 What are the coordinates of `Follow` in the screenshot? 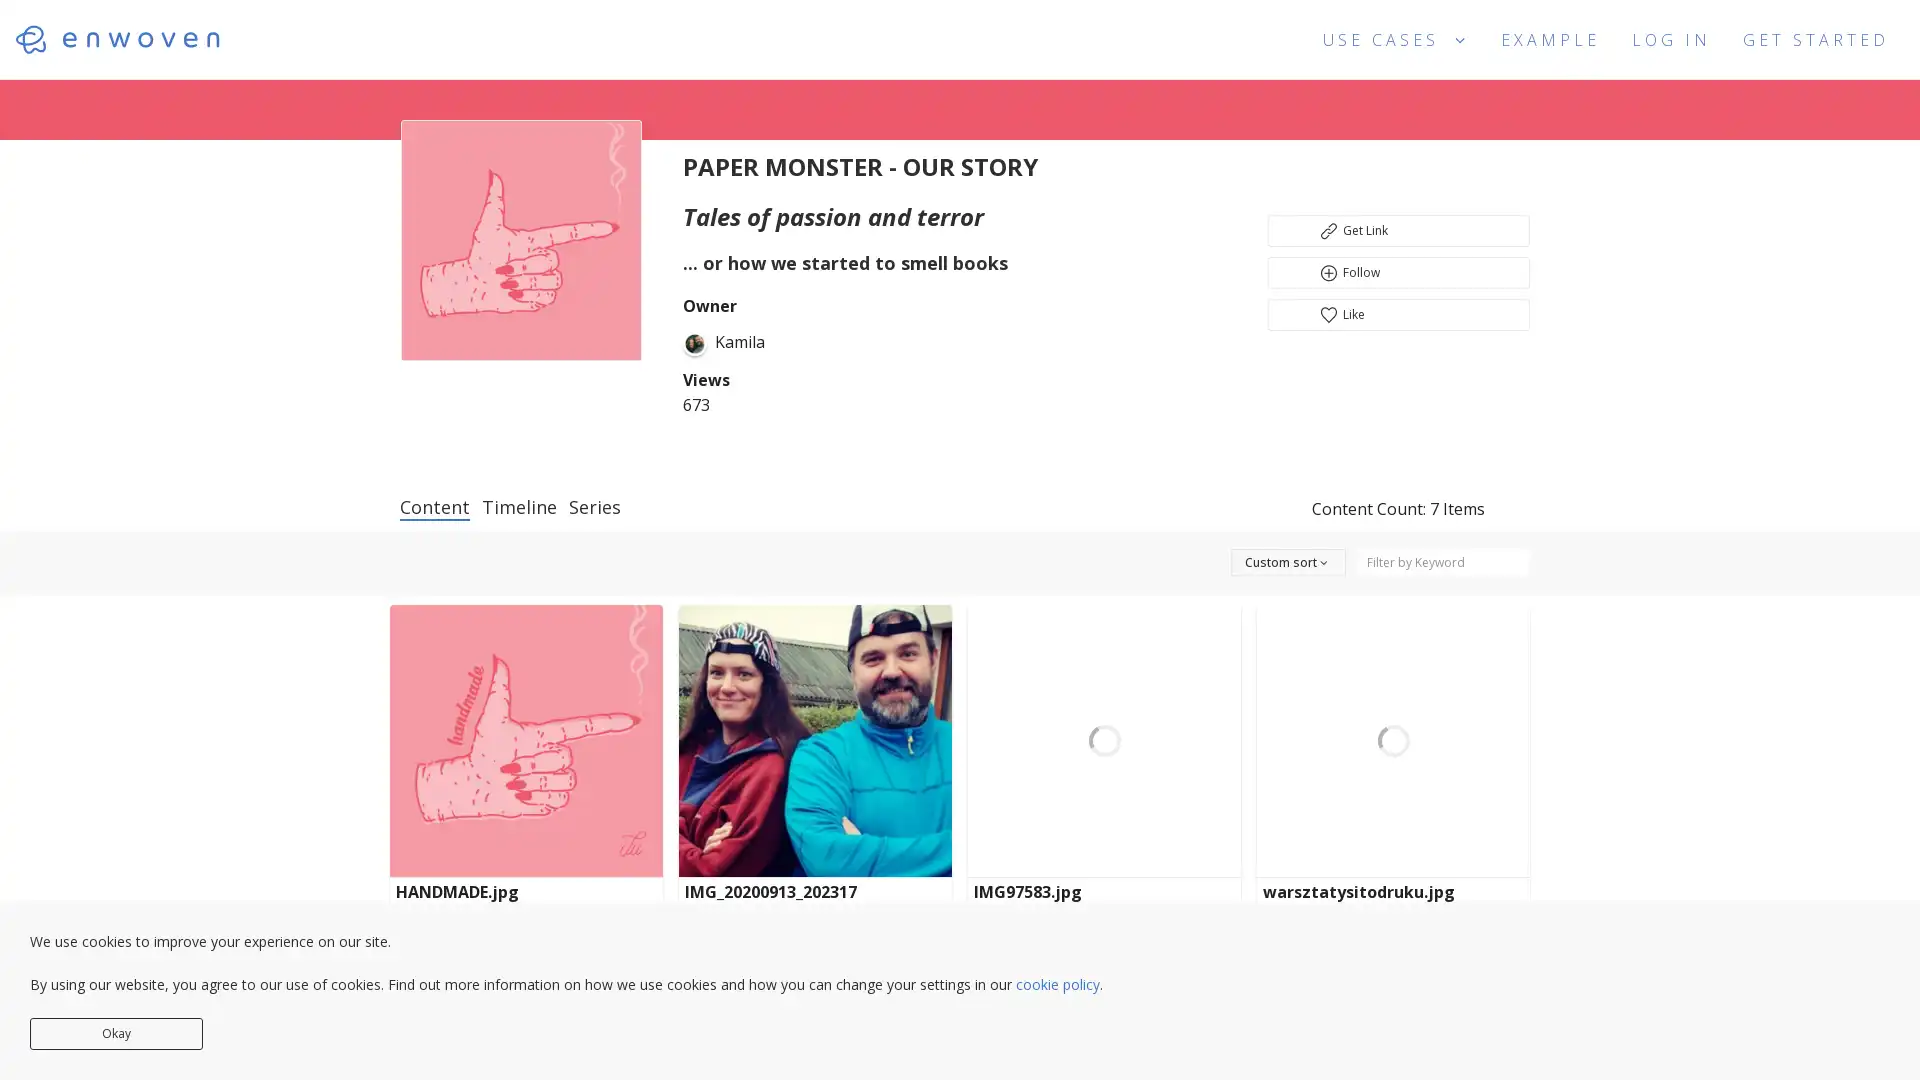 It's located at (1397, 273).